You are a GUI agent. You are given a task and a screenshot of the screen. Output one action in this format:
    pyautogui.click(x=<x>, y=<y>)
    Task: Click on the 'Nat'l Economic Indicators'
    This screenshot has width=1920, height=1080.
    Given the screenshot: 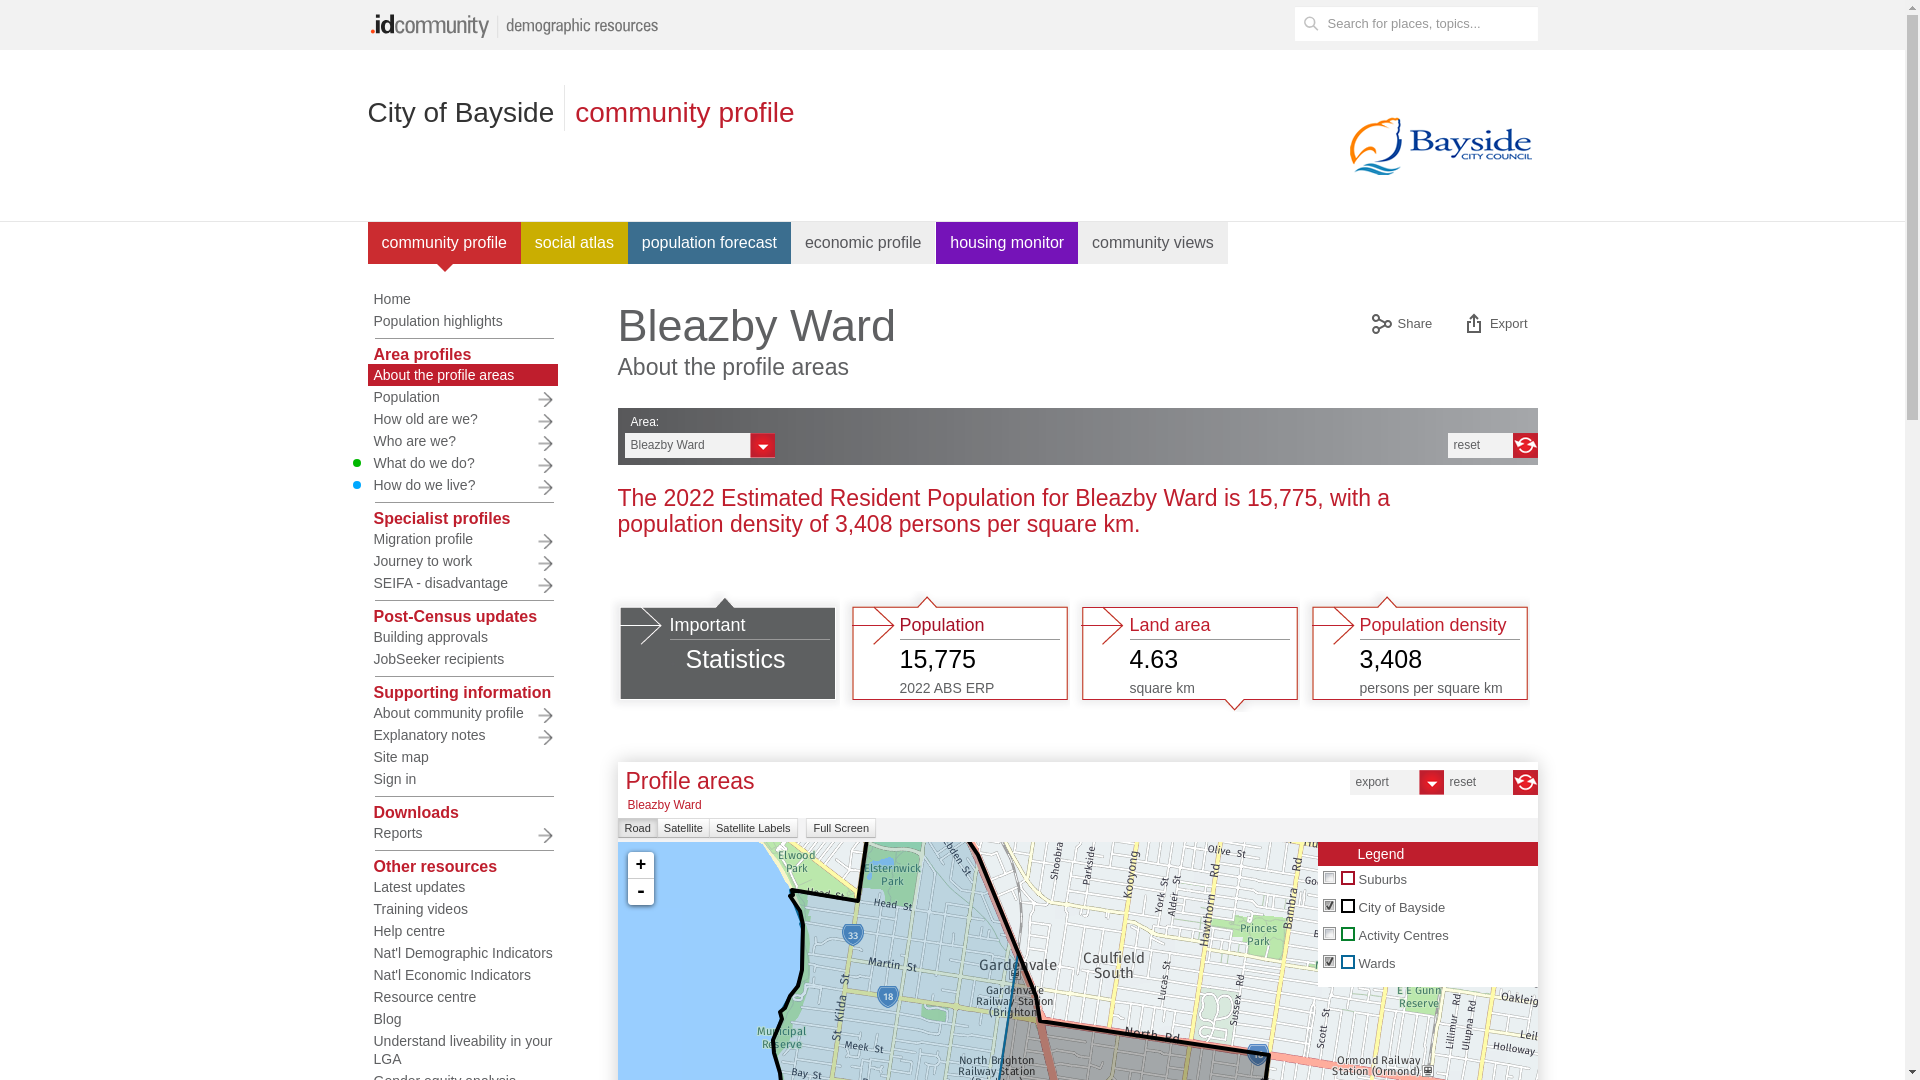 What is the action you would take?
    pyautogui.click(x=461, y=974)
    